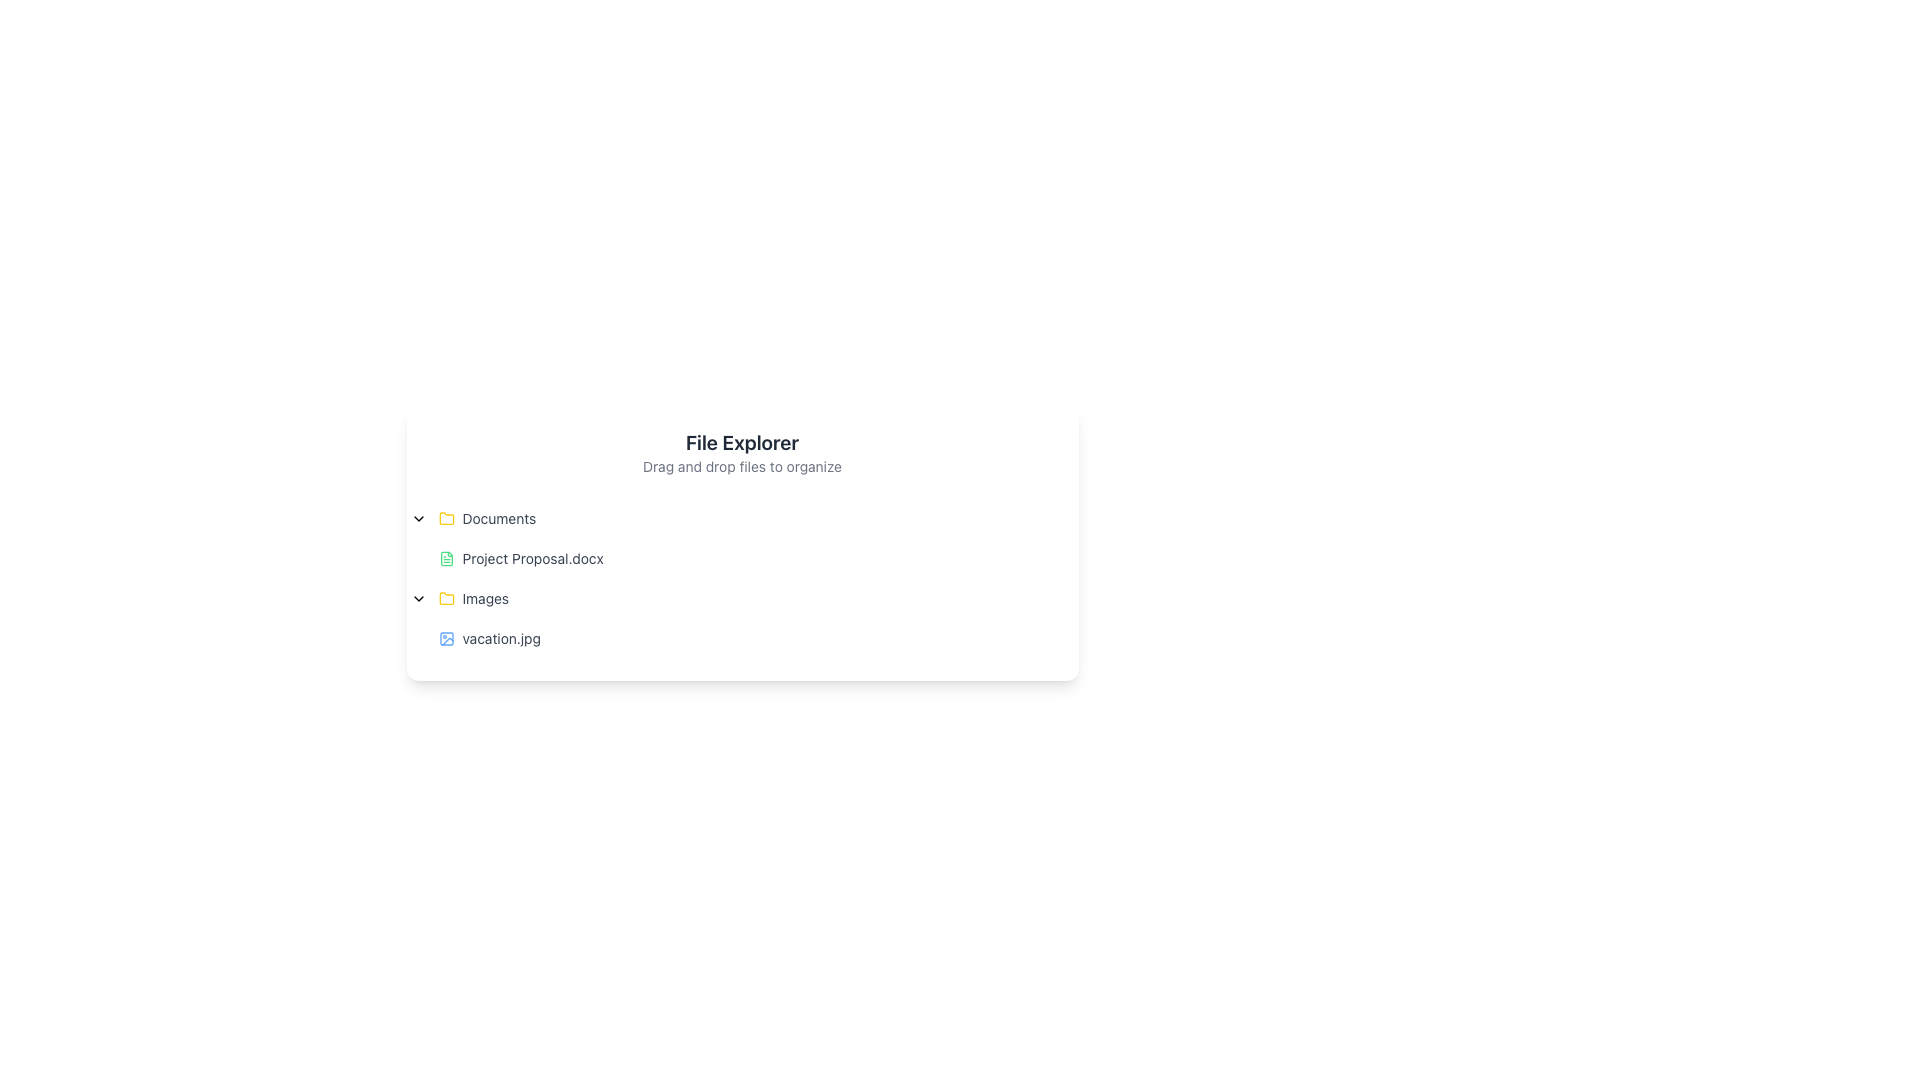  I want to click on the 'Documents' text label that indicates the name or type of content expected within the adjacent yellow folder icon, so click(499, 518).